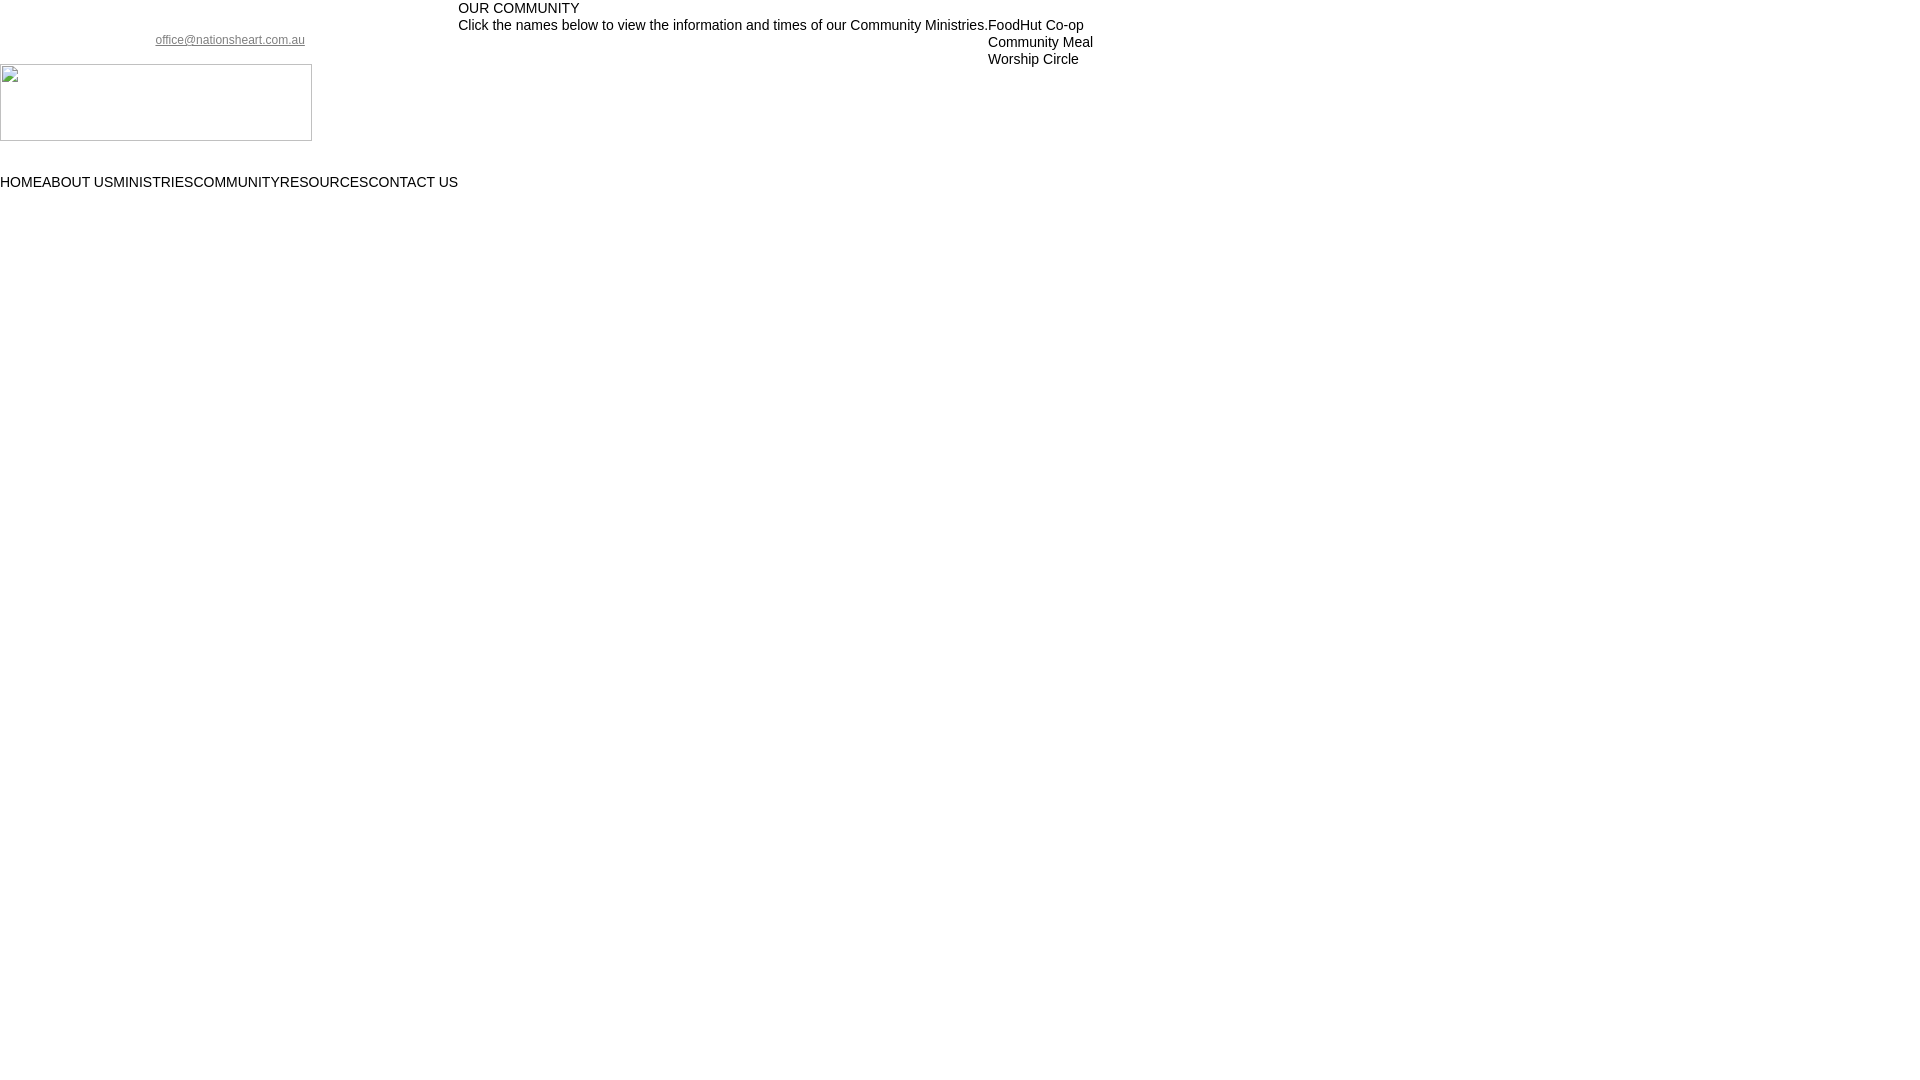 This screenshot has height=1080, width=1920. I want to click on 'RESOURCES', so click(324, 182).